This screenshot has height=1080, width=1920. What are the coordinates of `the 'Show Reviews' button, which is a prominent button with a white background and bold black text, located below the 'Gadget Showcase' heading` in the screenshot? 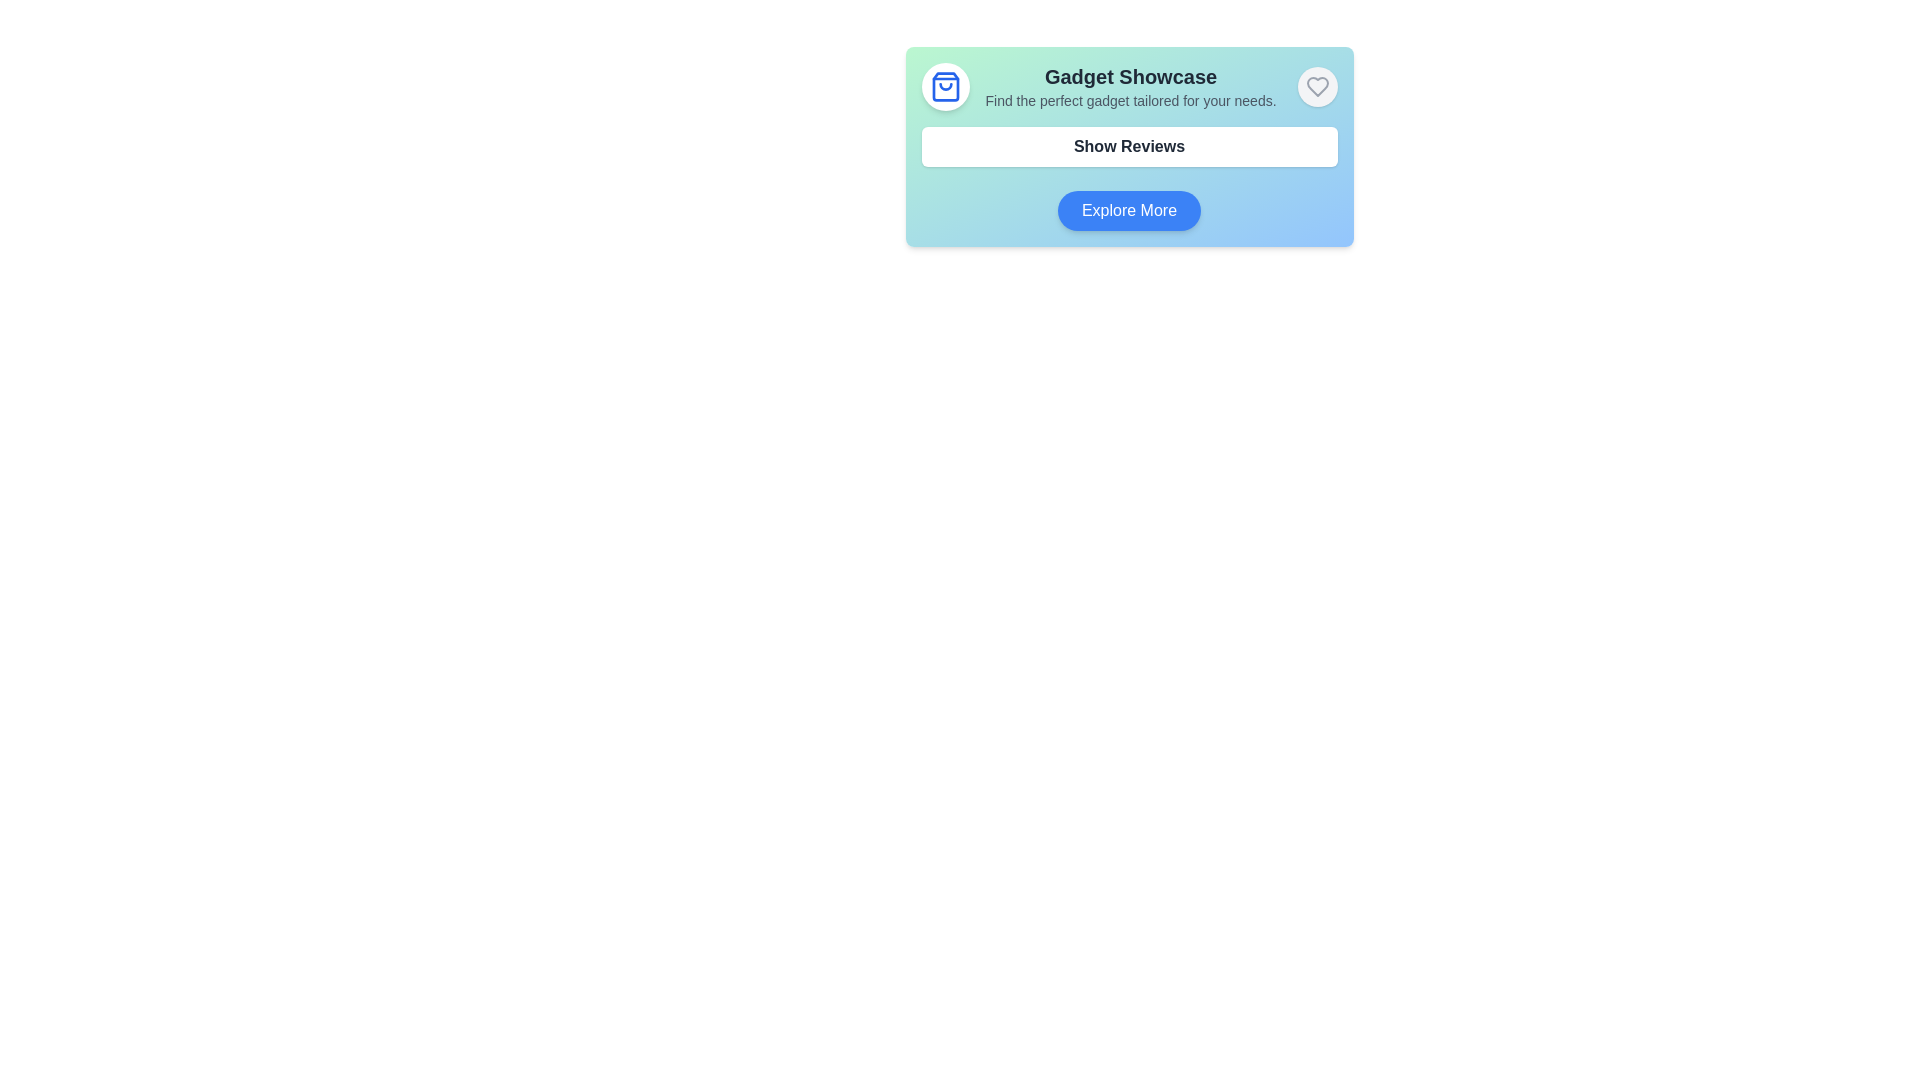 It's located at (1129, 145).